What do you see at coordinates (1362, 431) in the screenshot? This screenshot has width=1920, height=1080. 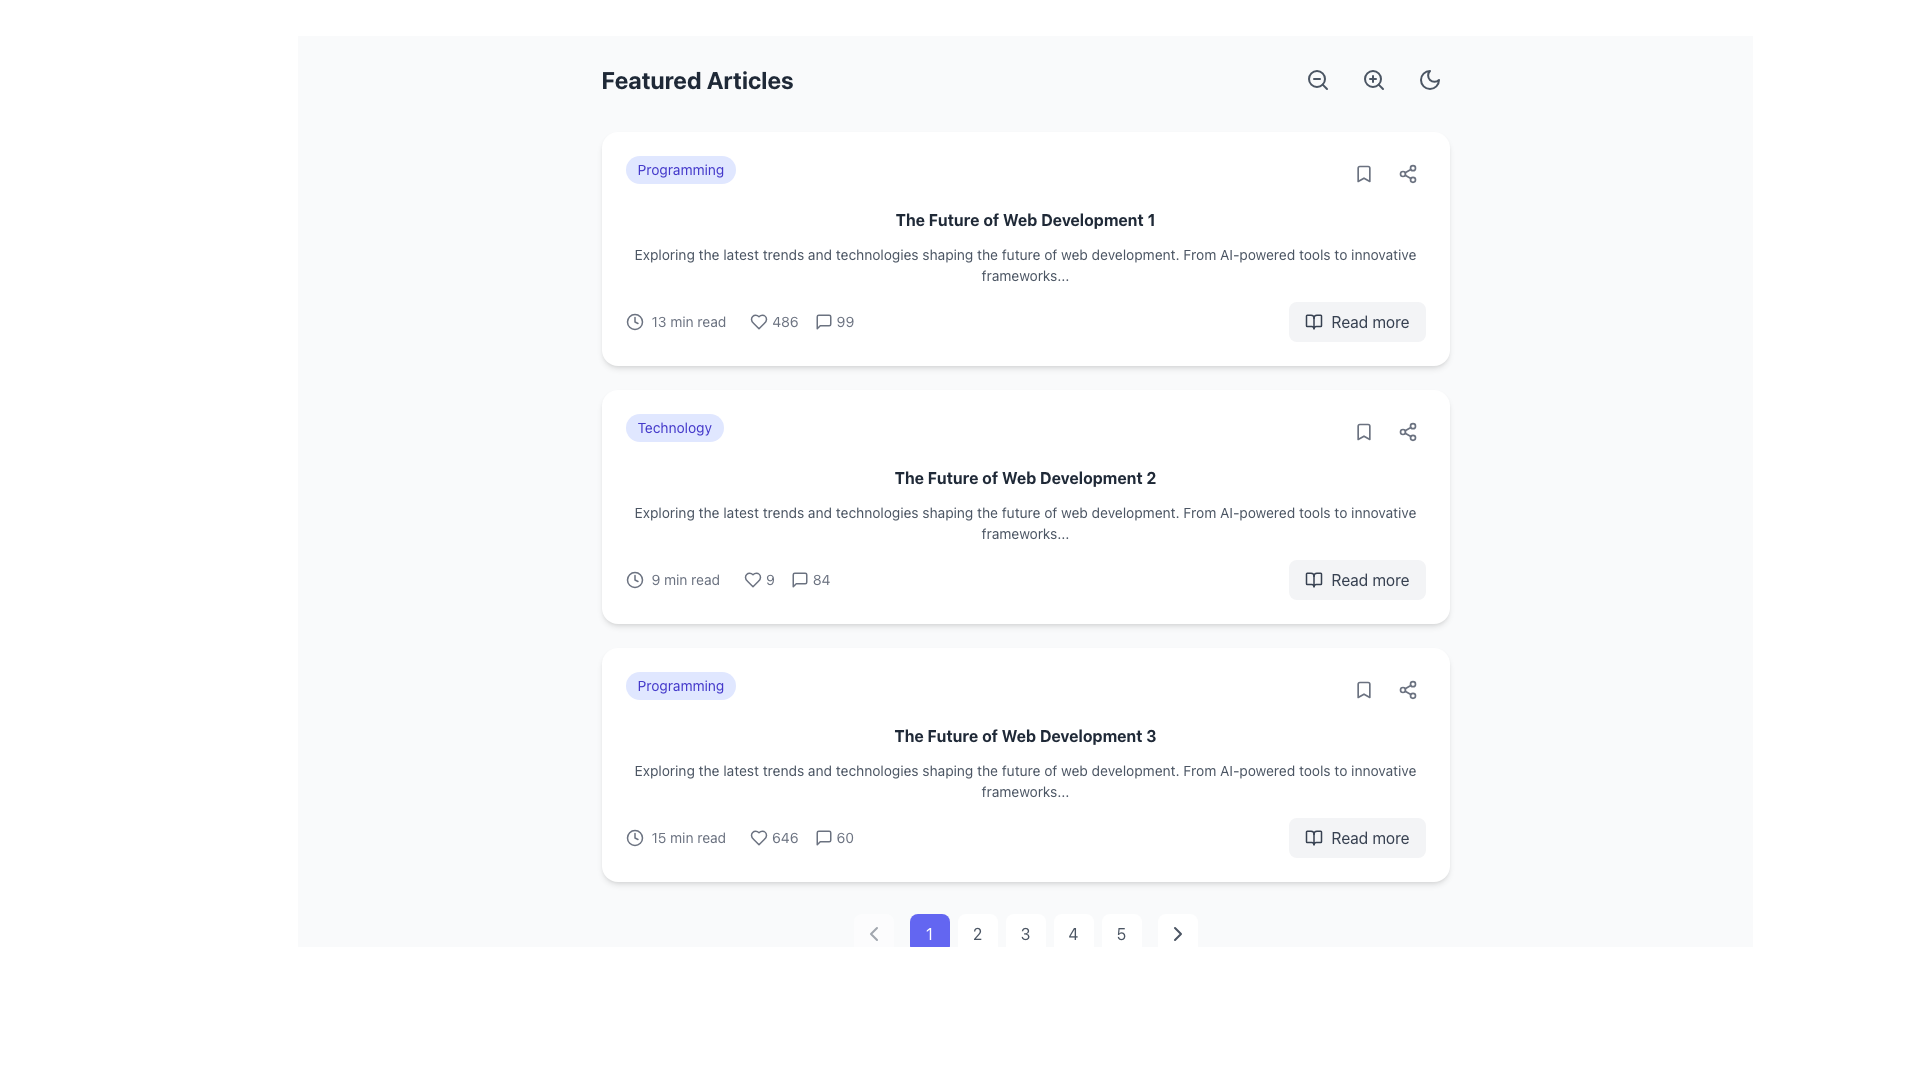 I see `the bookmark icon located at the upper right corner of the second article card` at bounding box center [1362, 431].